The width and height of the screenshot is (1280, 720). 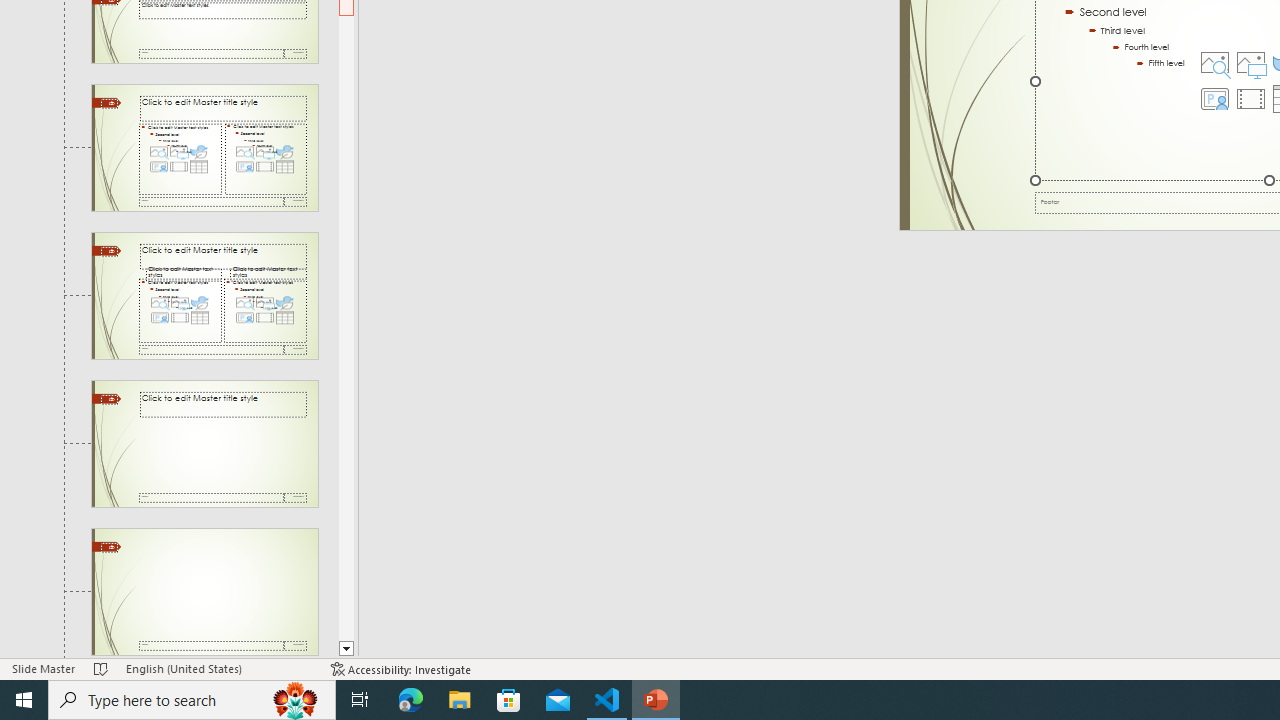 What do you see at coordinates (204, 296) in the screenshot?
I see `'Slide Comparison Layout: used by no slides'` at bounding box center [204, 296].